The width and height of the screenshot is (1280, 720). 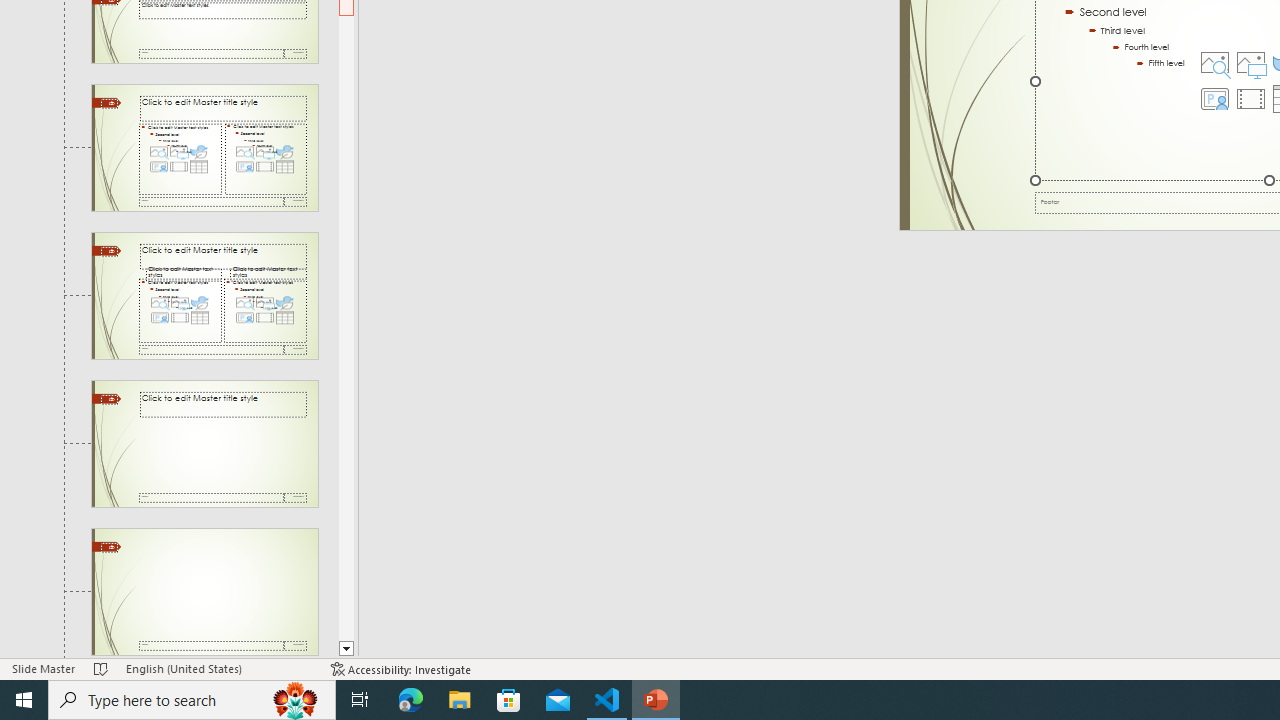 What do you see at coordinates (204, 296) in the screenshot?
I see `'Slide Comparison Layout: used by no slides'` at bounding box center [204, 296].